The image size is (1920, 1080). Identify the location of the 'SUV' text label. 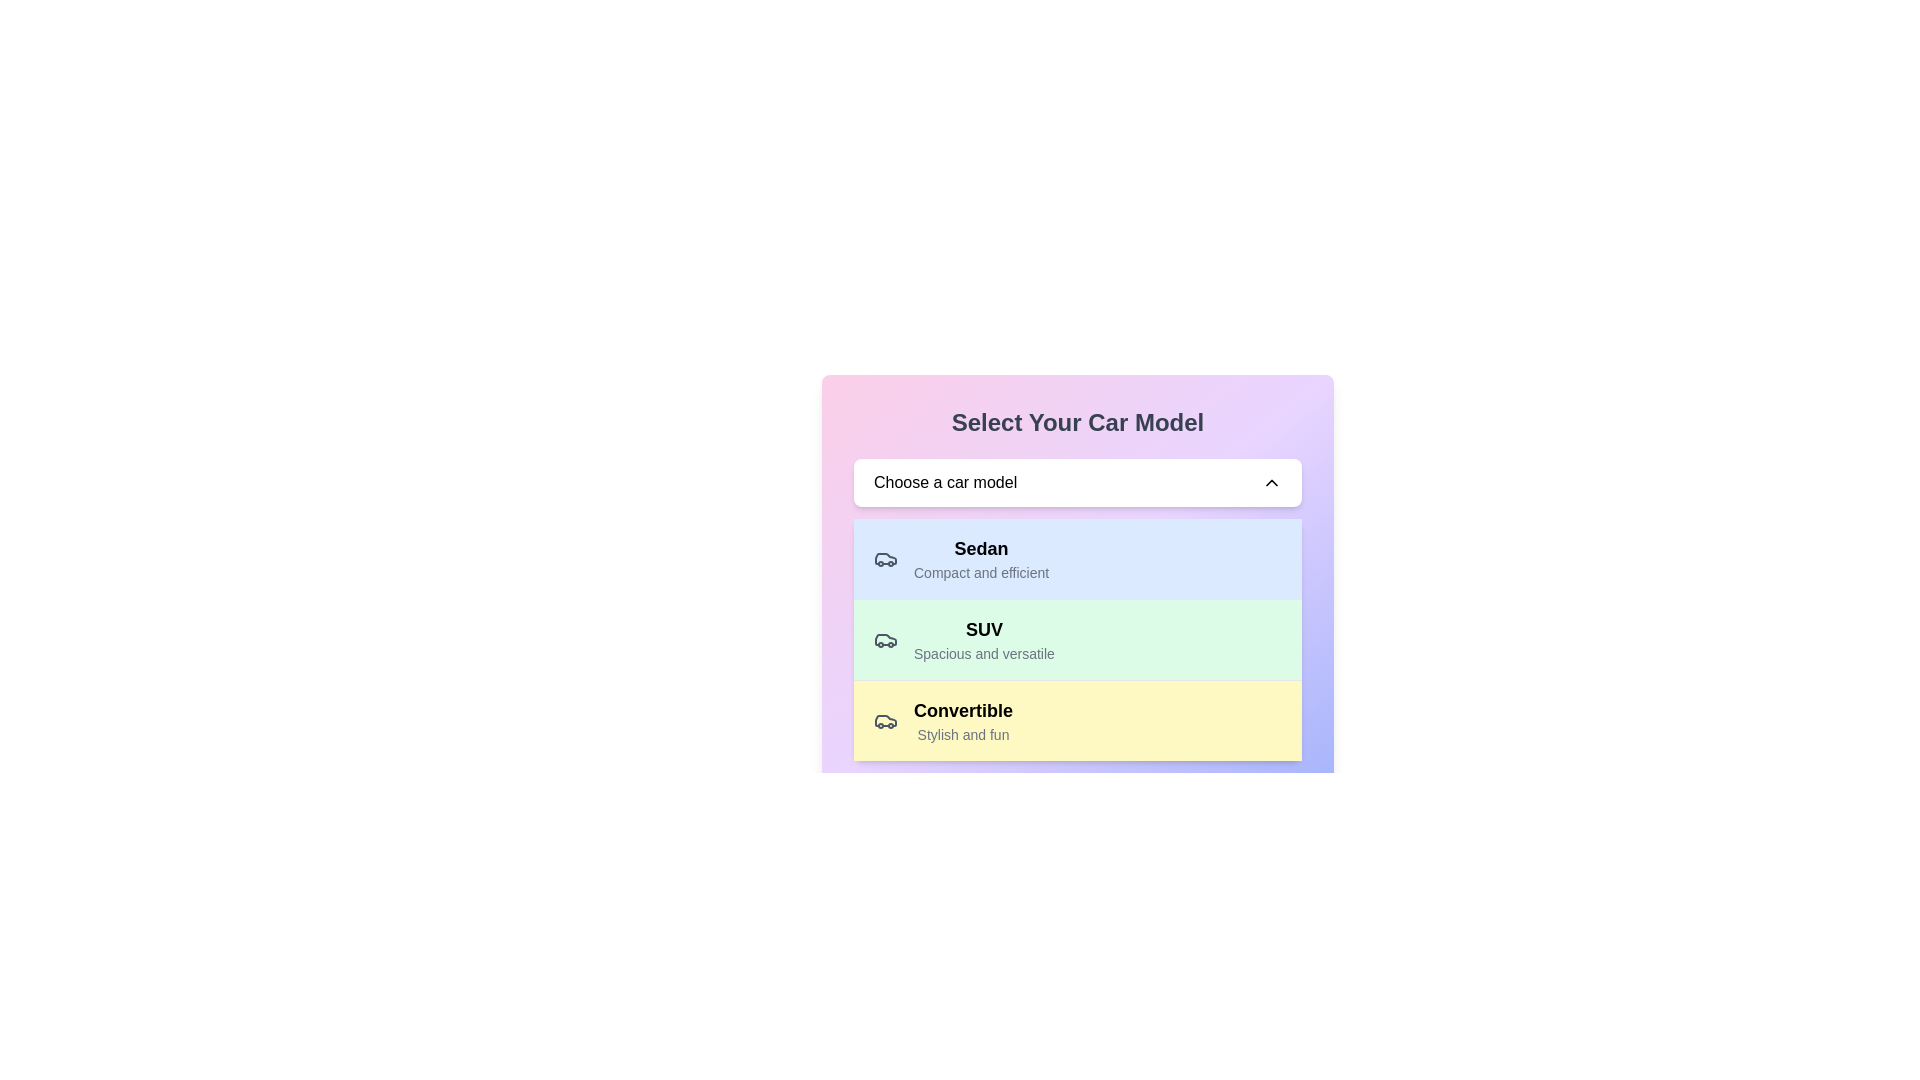
(984, 628).